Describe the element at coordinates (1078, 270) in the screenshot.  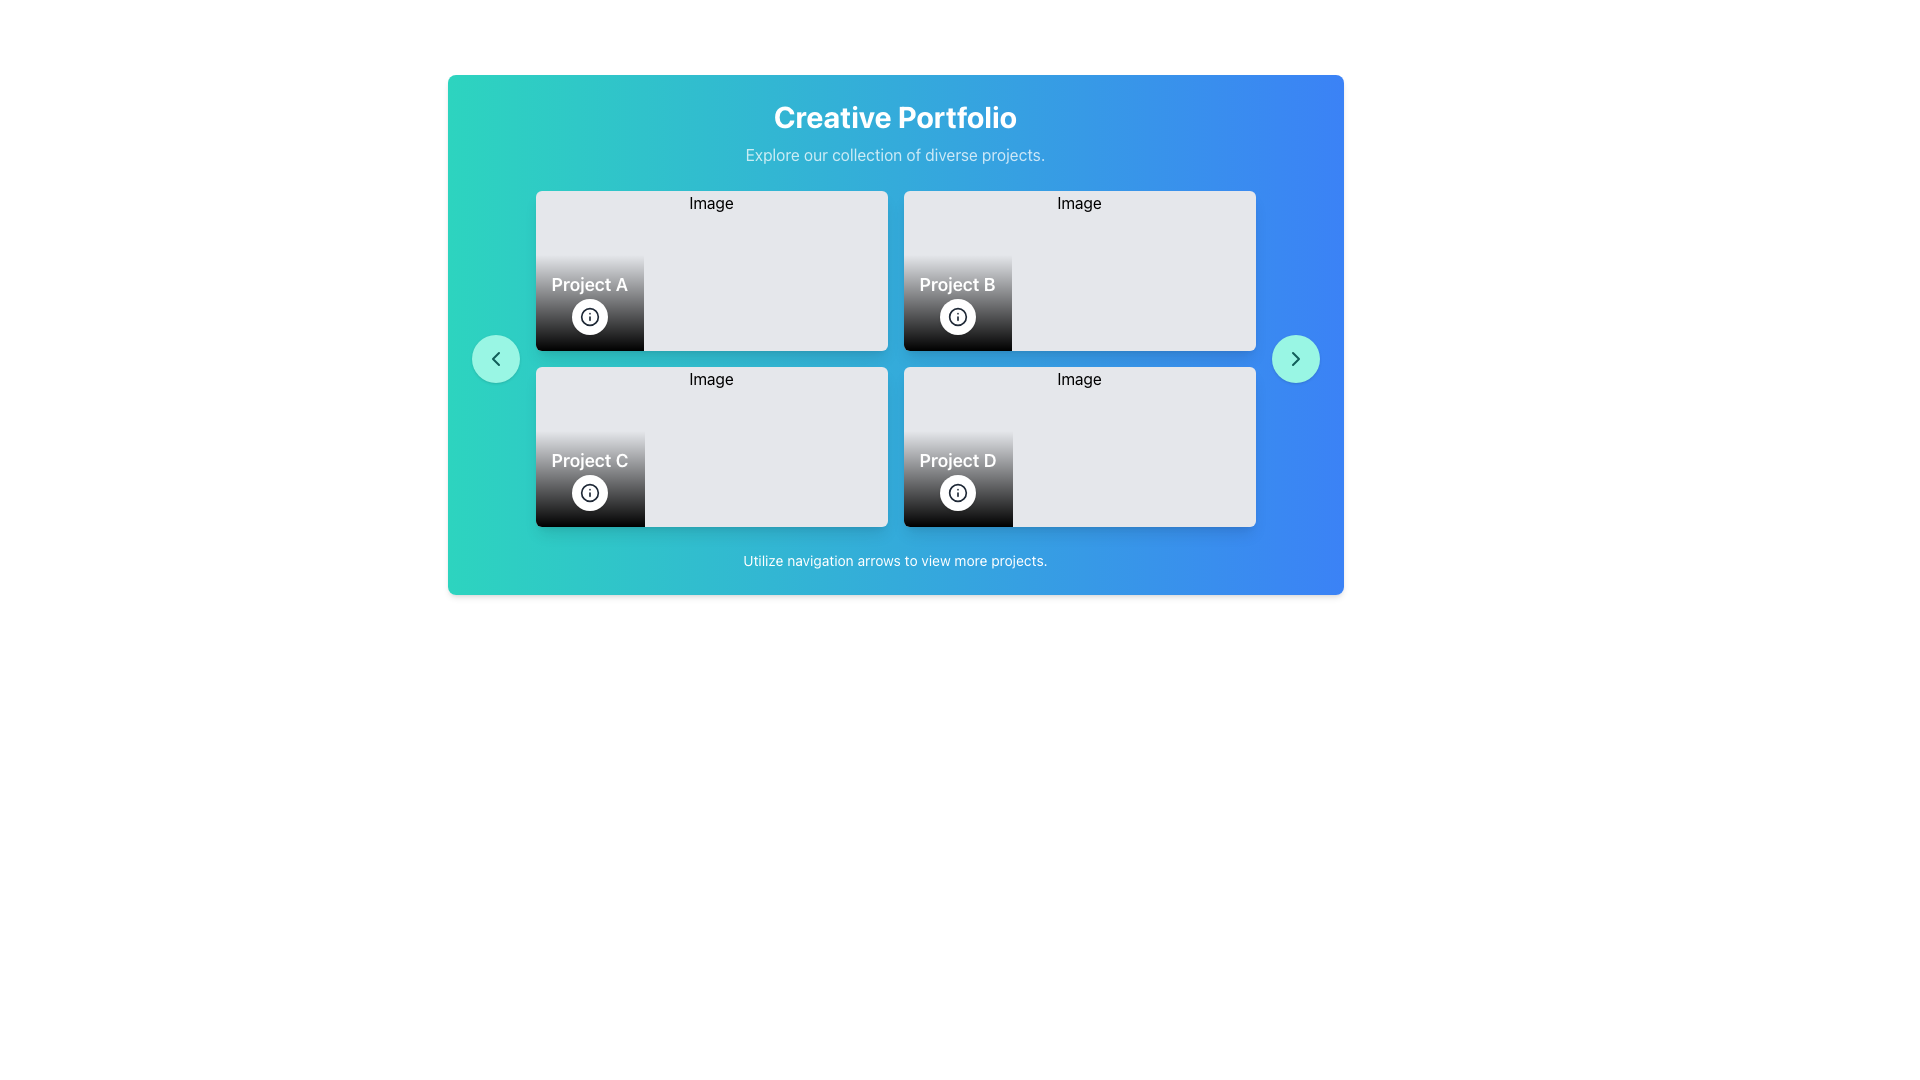
I see `the interactive card or project preview card that displays details for 'Project B', located as the second card in the top row of a grid layout` at that location.